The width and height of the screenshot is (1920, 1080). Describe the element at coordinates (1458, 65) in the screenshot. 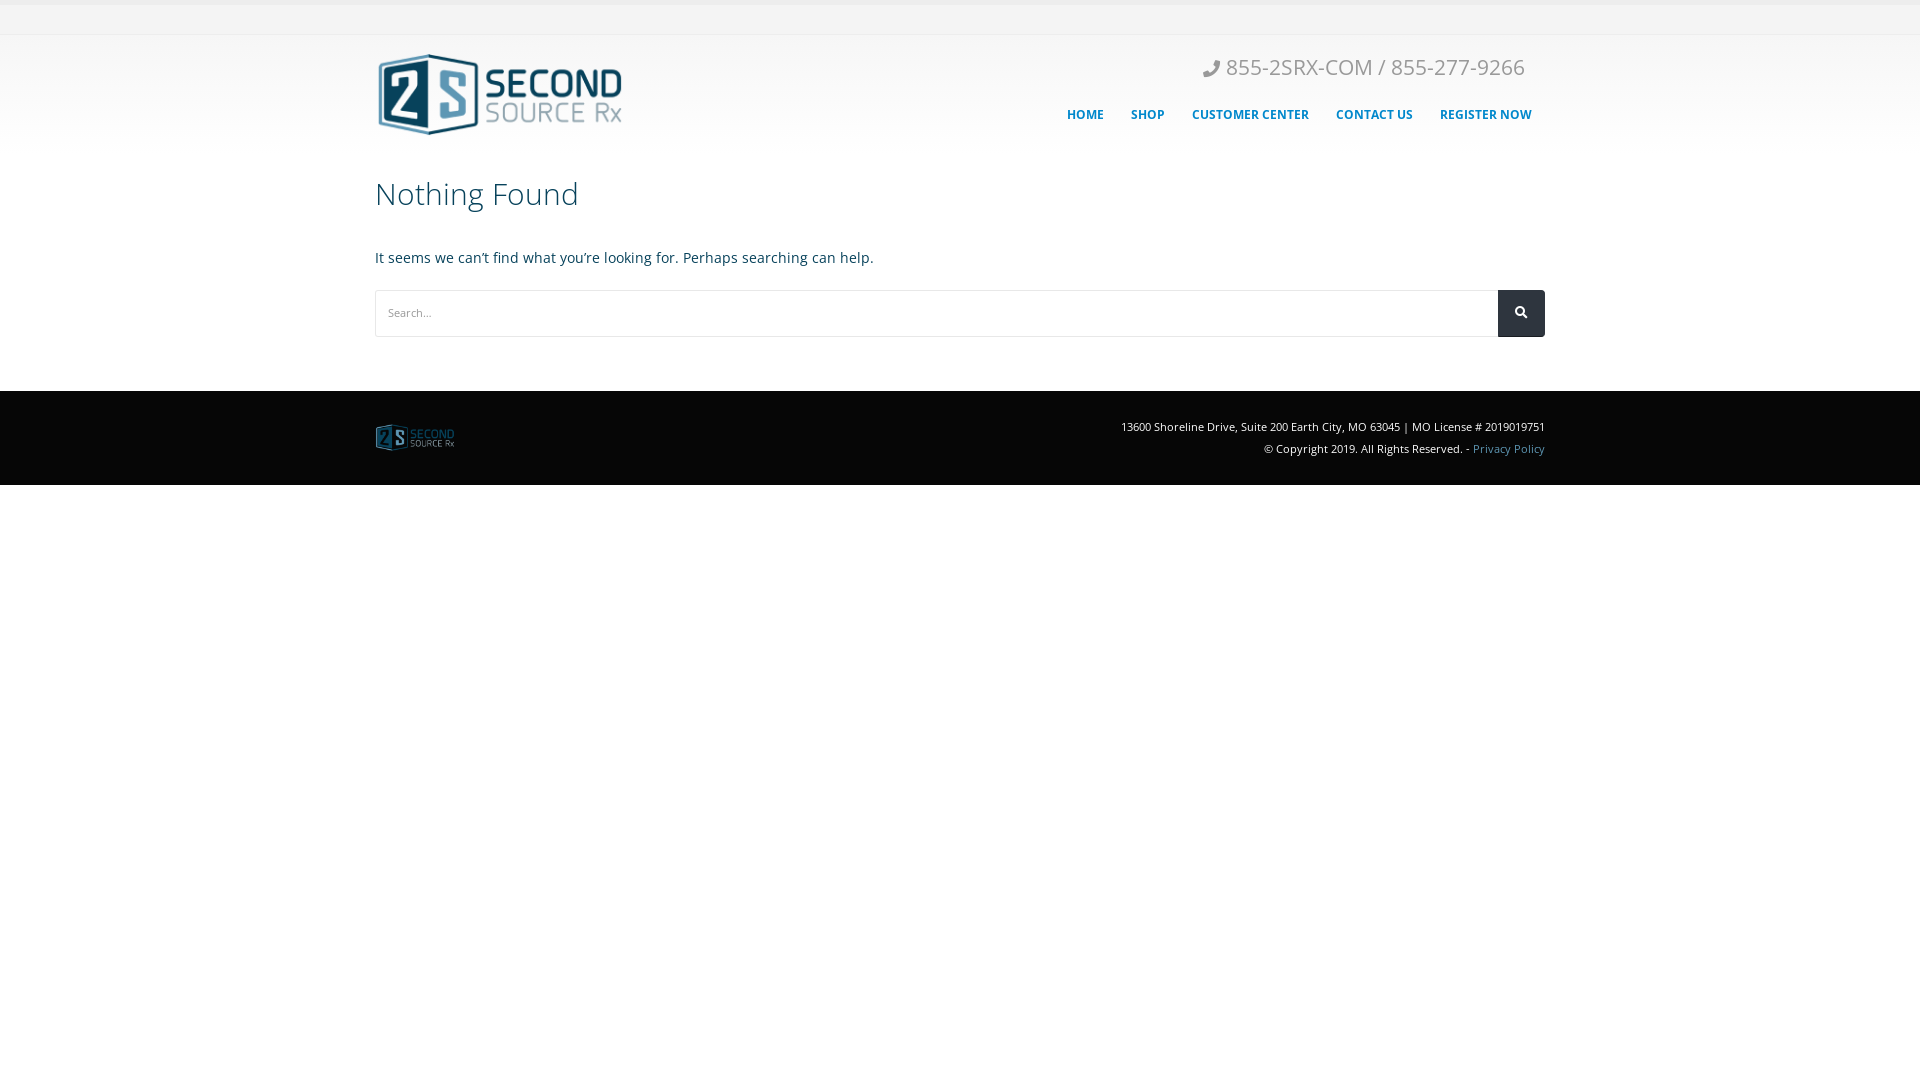

I see `'855-277-9266'` at that location.